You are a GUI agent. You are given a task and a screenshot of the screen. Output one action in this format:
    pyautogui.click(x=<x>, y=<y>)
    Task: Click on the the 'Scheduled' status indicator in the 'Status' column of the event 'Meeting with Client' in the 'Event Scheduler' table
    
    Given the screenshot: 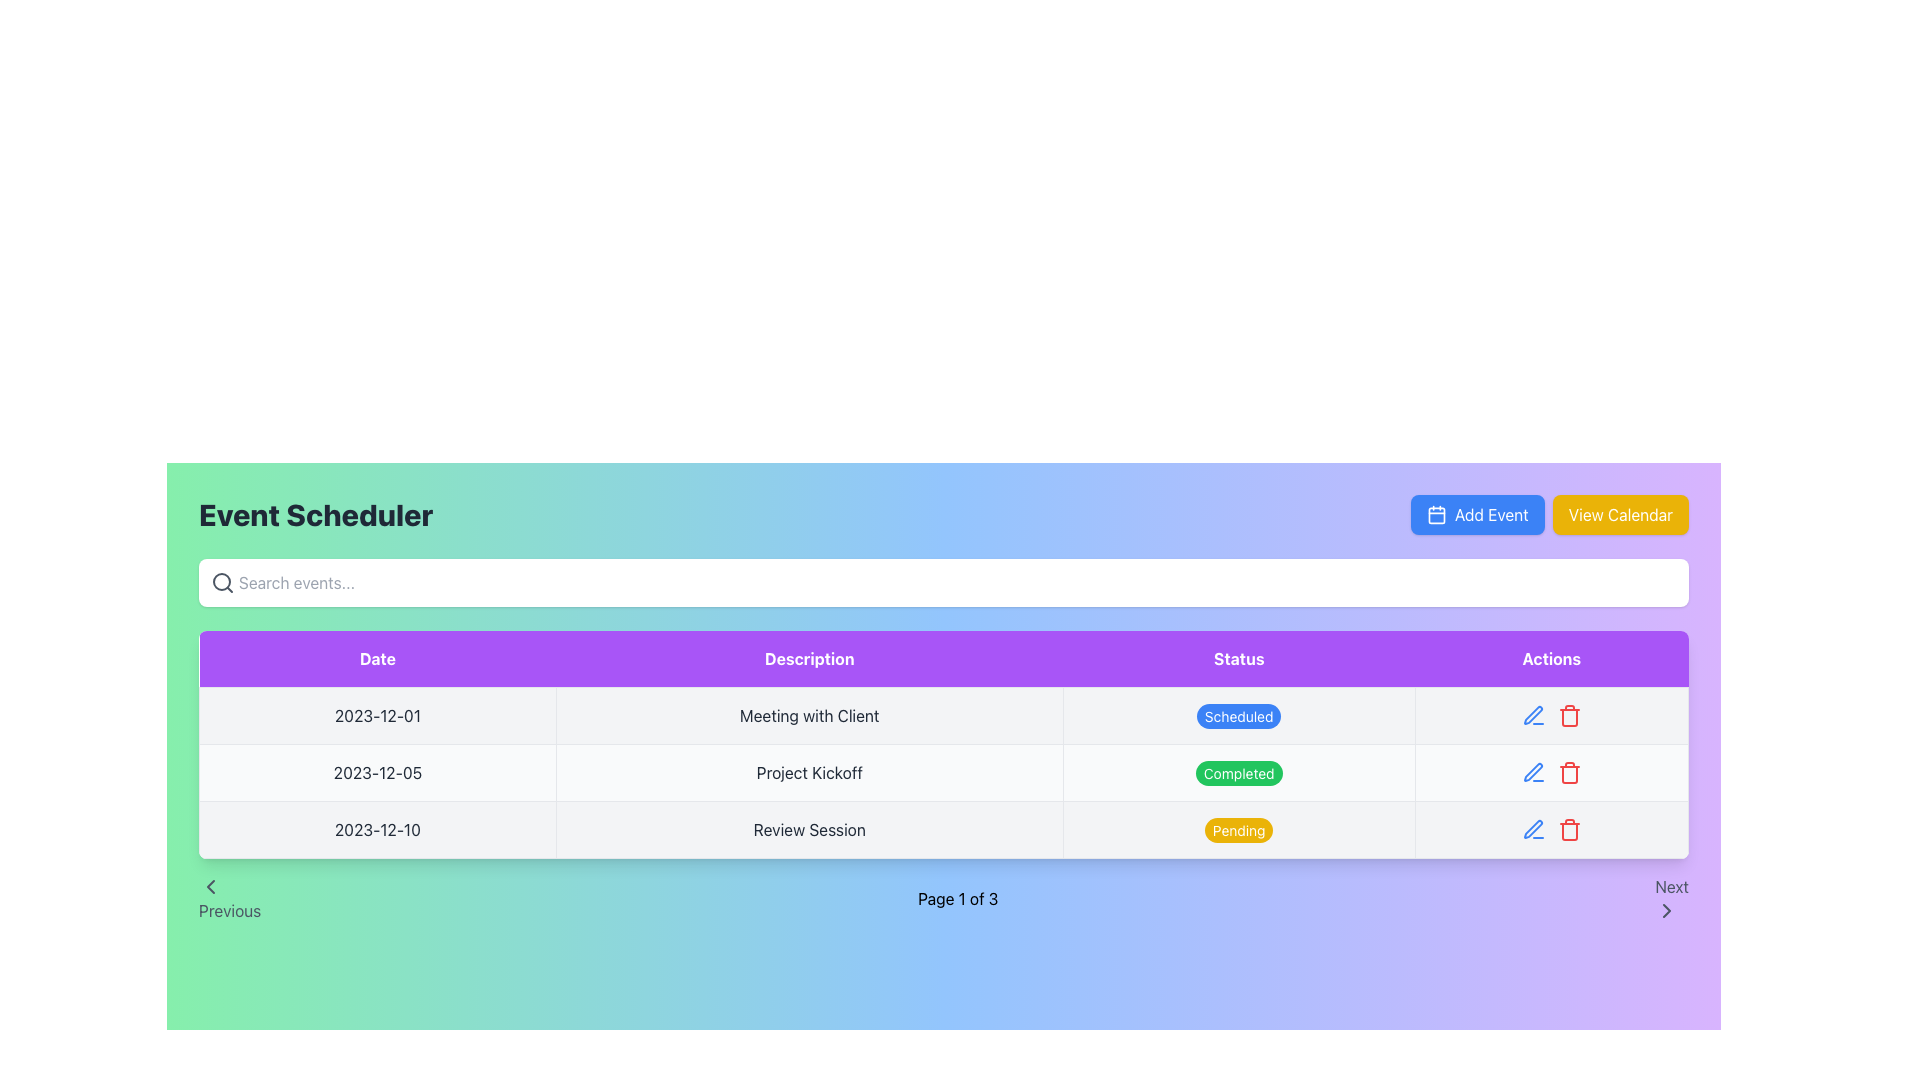 What is the action you would take?
    pyautogui.click(x=1238, y=715)
    